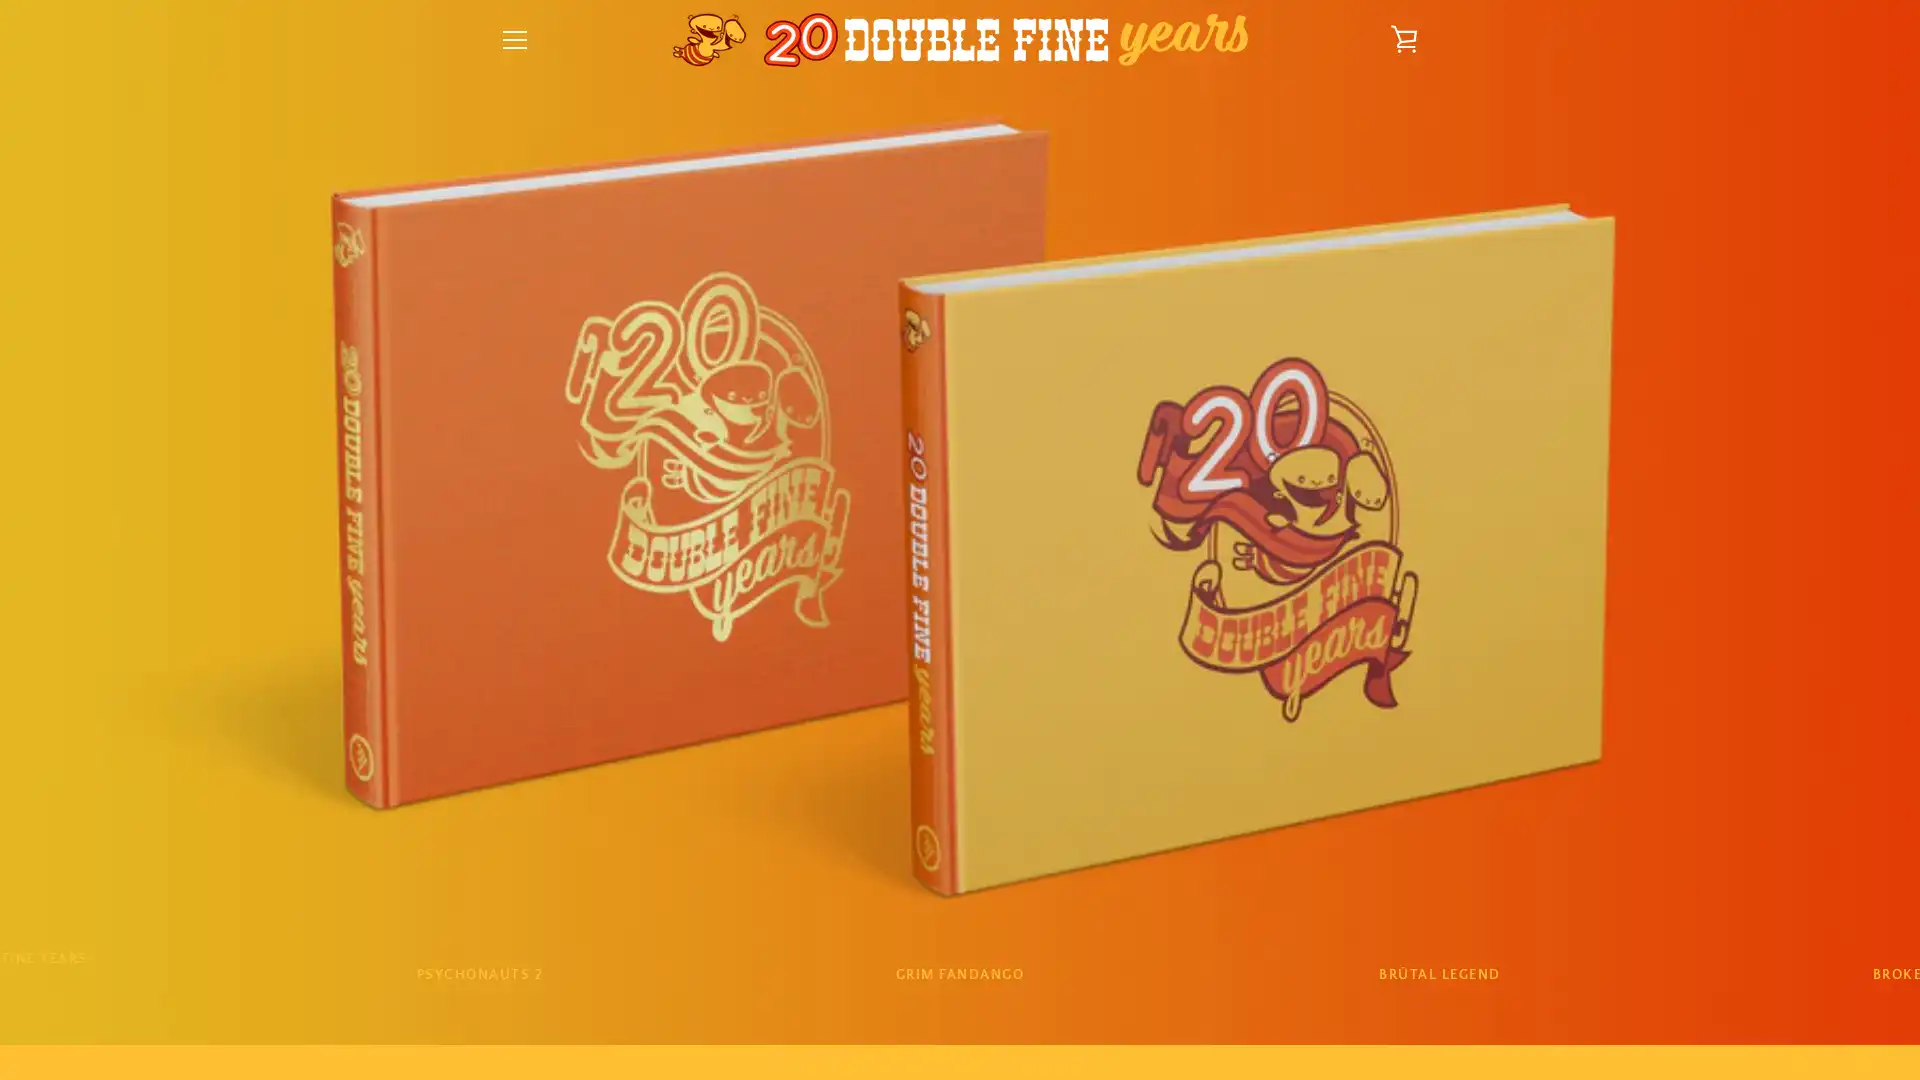 This screenshot has width=1920, height=1080. What do you see at coordinates (1438, 974) in the screenshot?
I see `SLIDE 4 BRUTAL LEGEND` at bounding box center [1438, 974].